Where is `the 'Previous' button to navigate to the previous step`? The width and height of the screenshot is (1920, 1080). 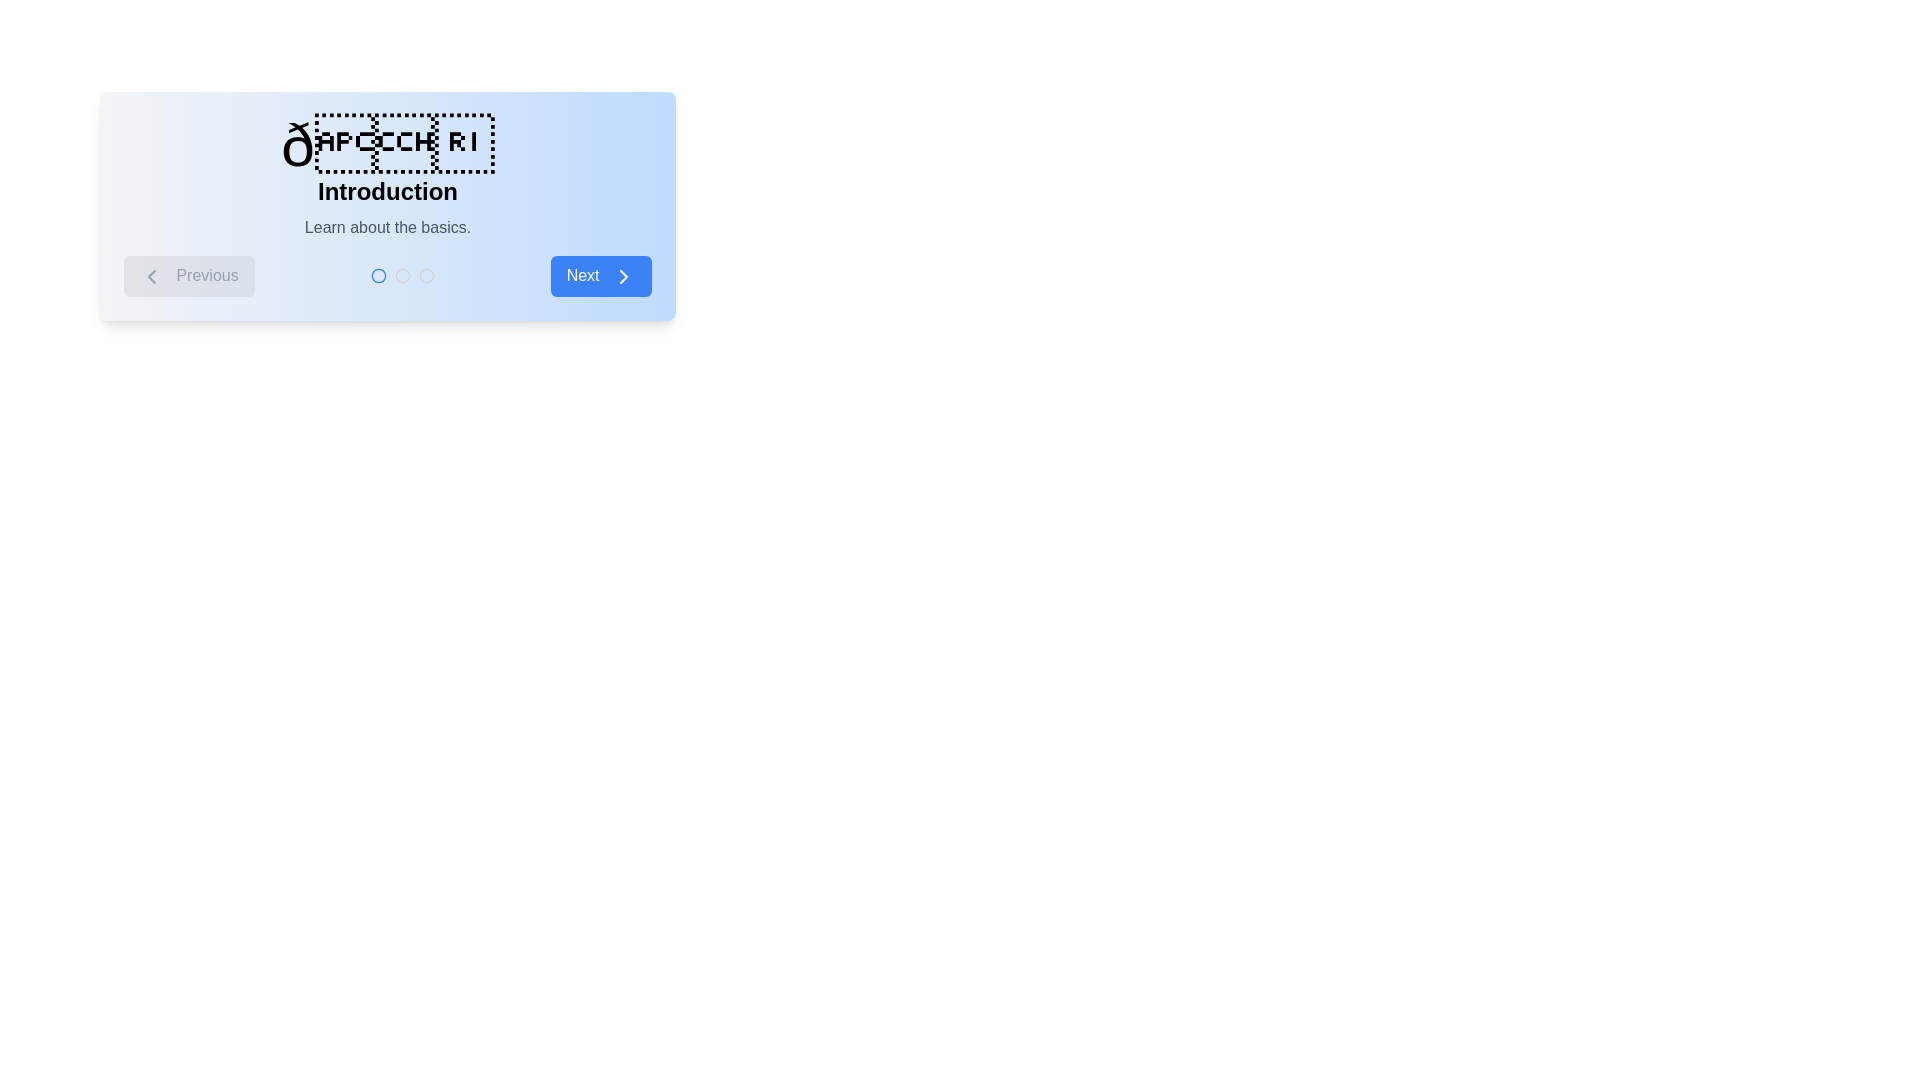 the 'Previous' button to navigate to the previous step is located at coordinates (189, 276).